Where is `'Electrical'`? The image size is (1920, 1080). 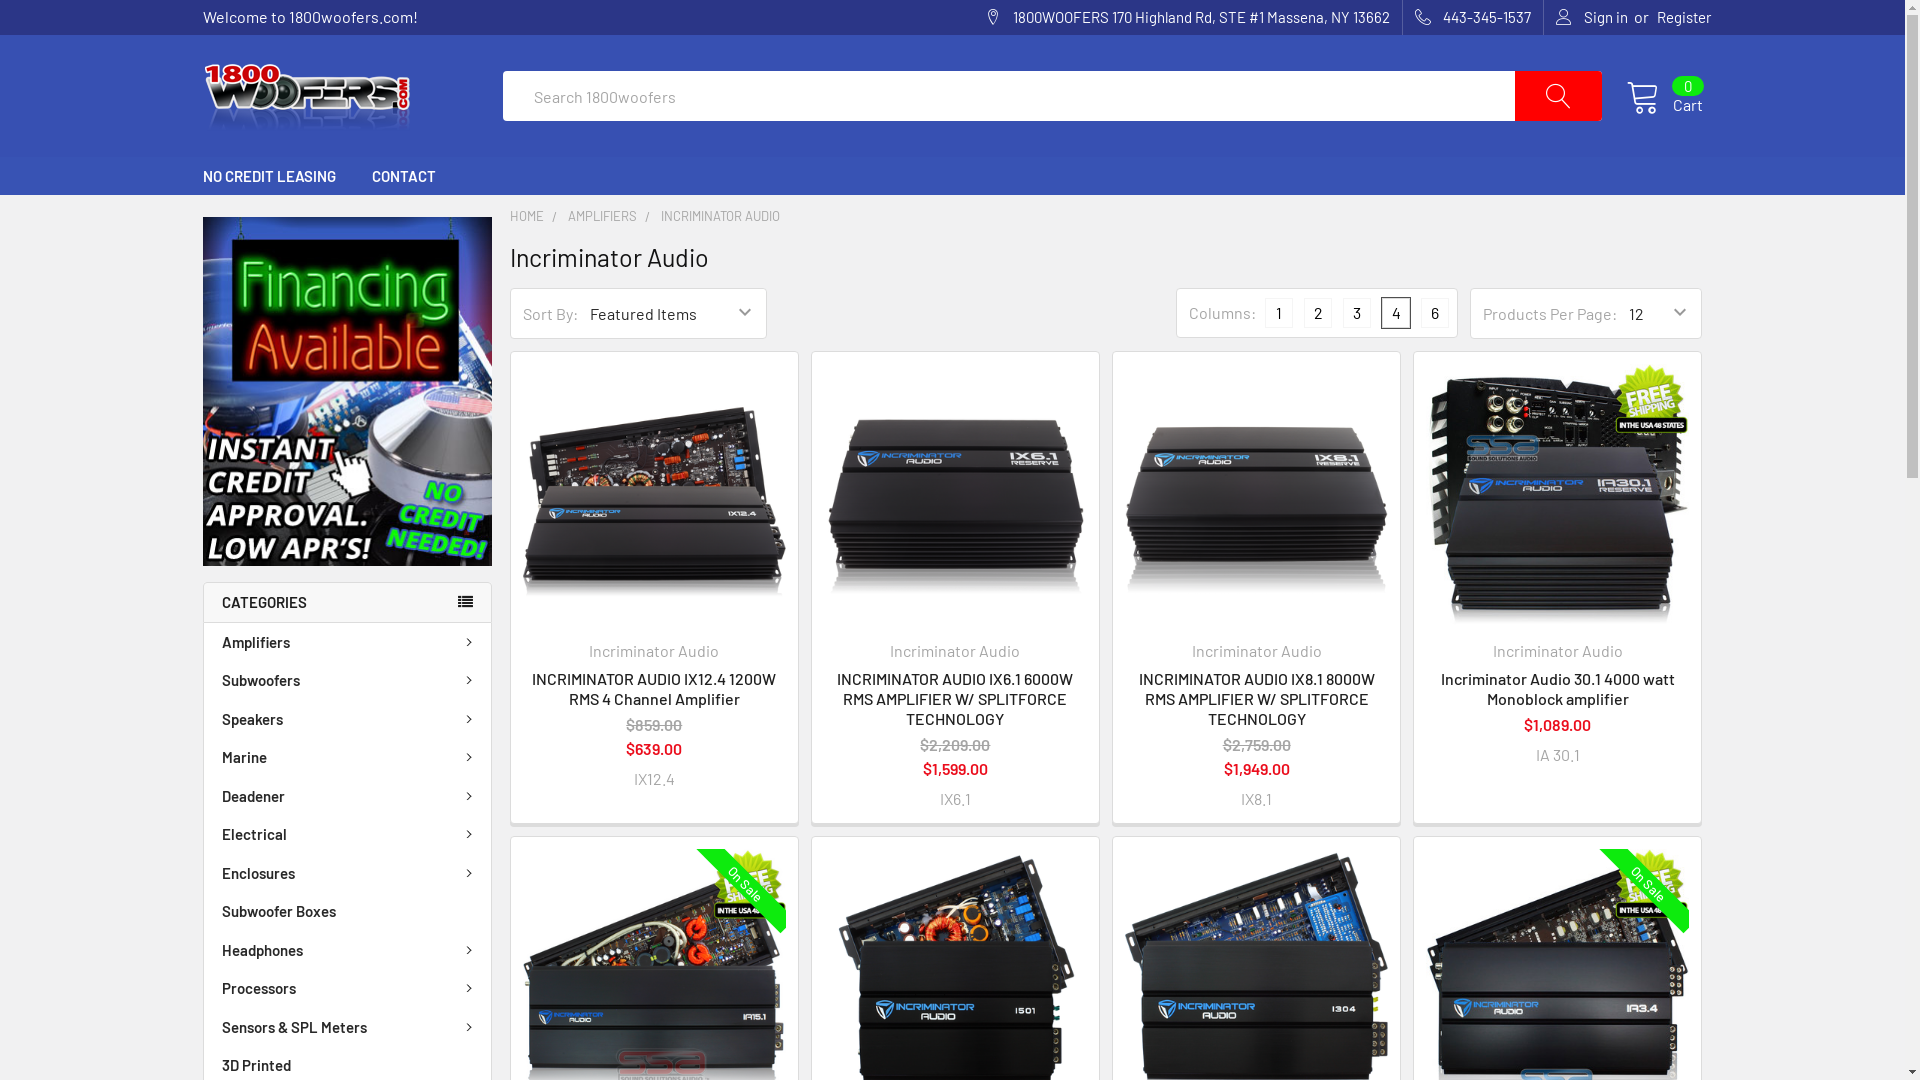
'Electrical' is located at coordinates (203, 834).